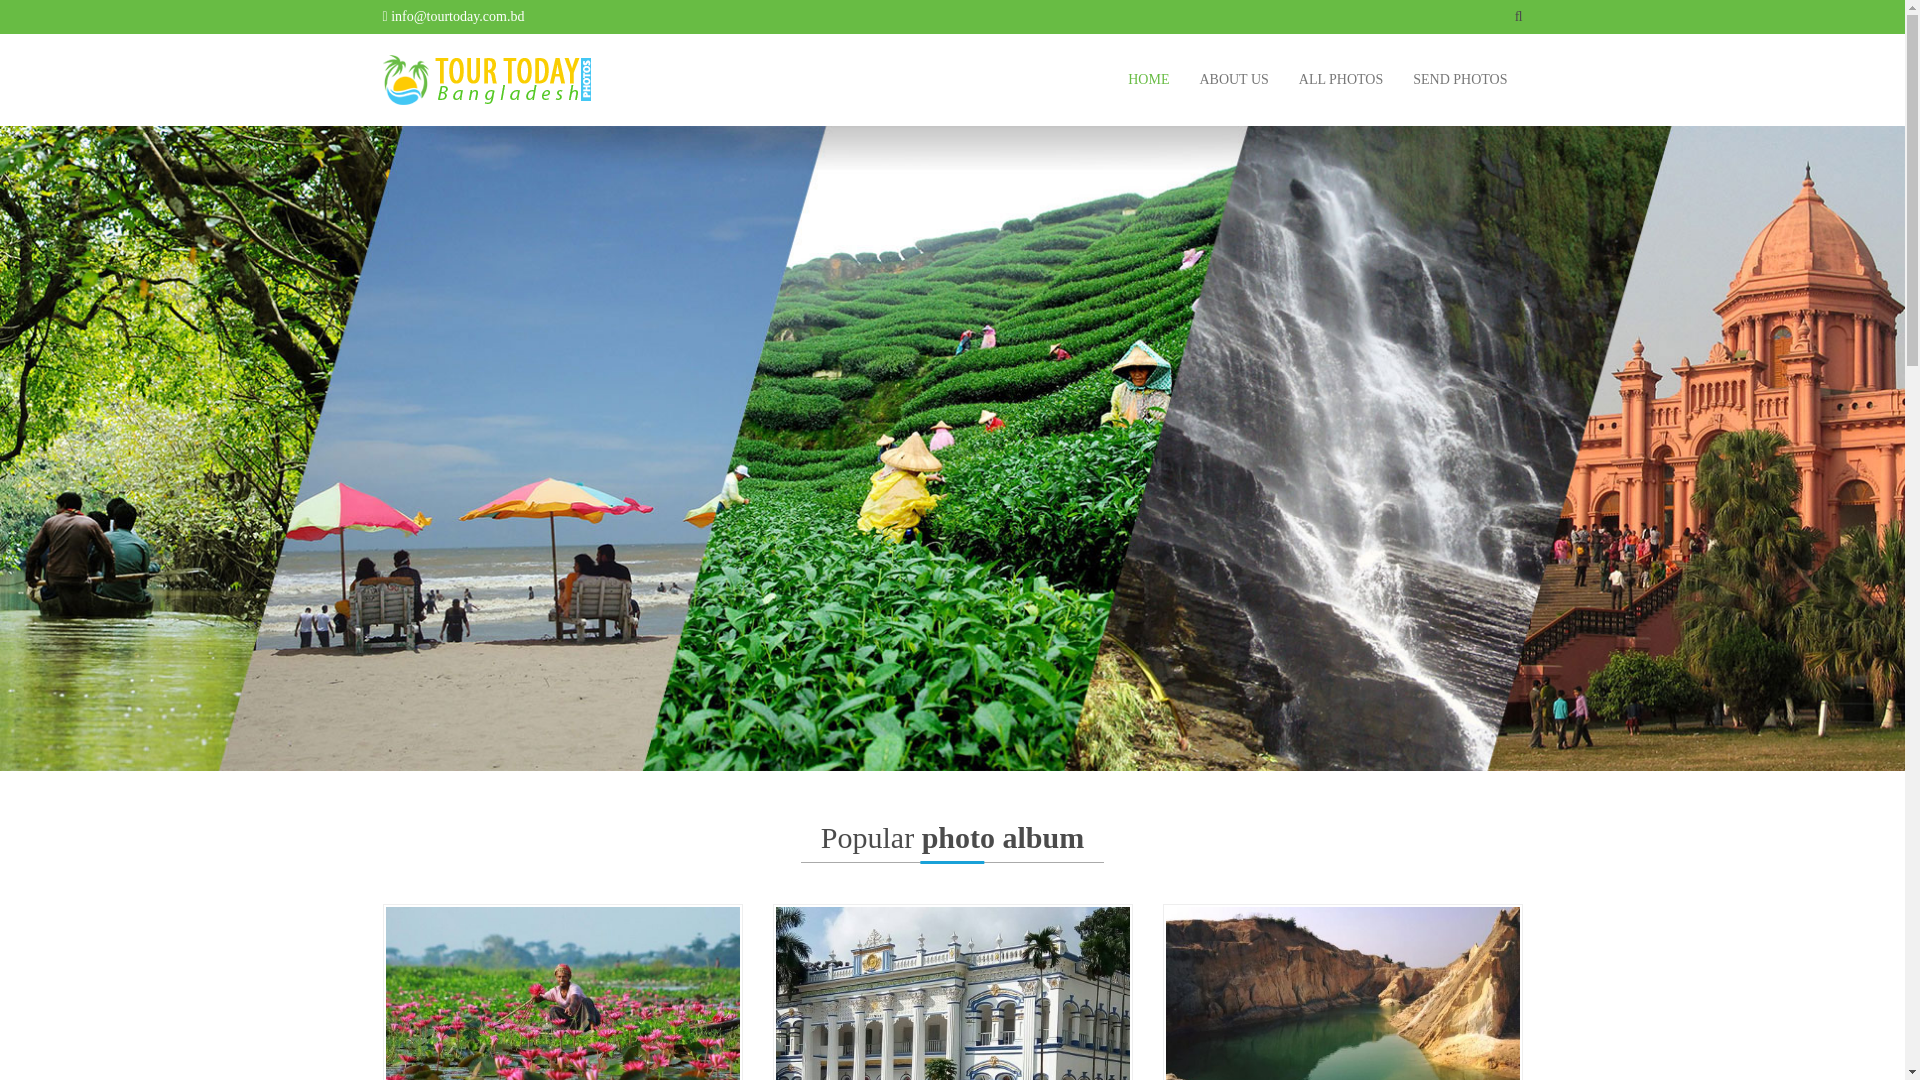 This screenshot has width=1920, height=1080. Describe the element at coordinates (1459, 79) in the screenshot. I see `'SEND PHOTOS'` at that location.